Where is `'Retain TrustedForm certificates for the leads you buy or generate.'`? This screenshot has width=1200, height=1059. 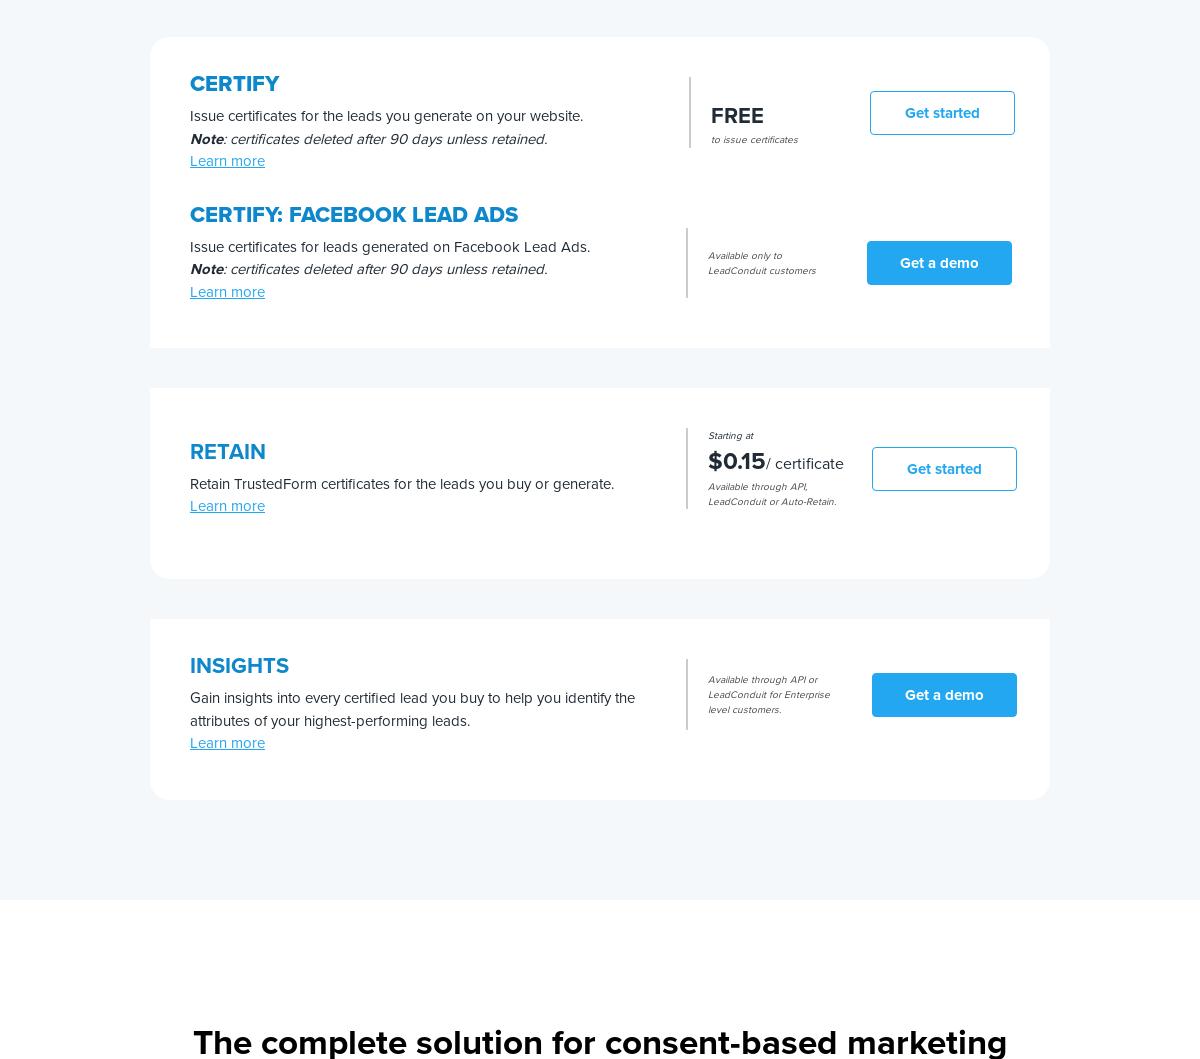
'Retain TrustedForm certificates for the leads you buy or generate.' is located at coordinates (188, 481).